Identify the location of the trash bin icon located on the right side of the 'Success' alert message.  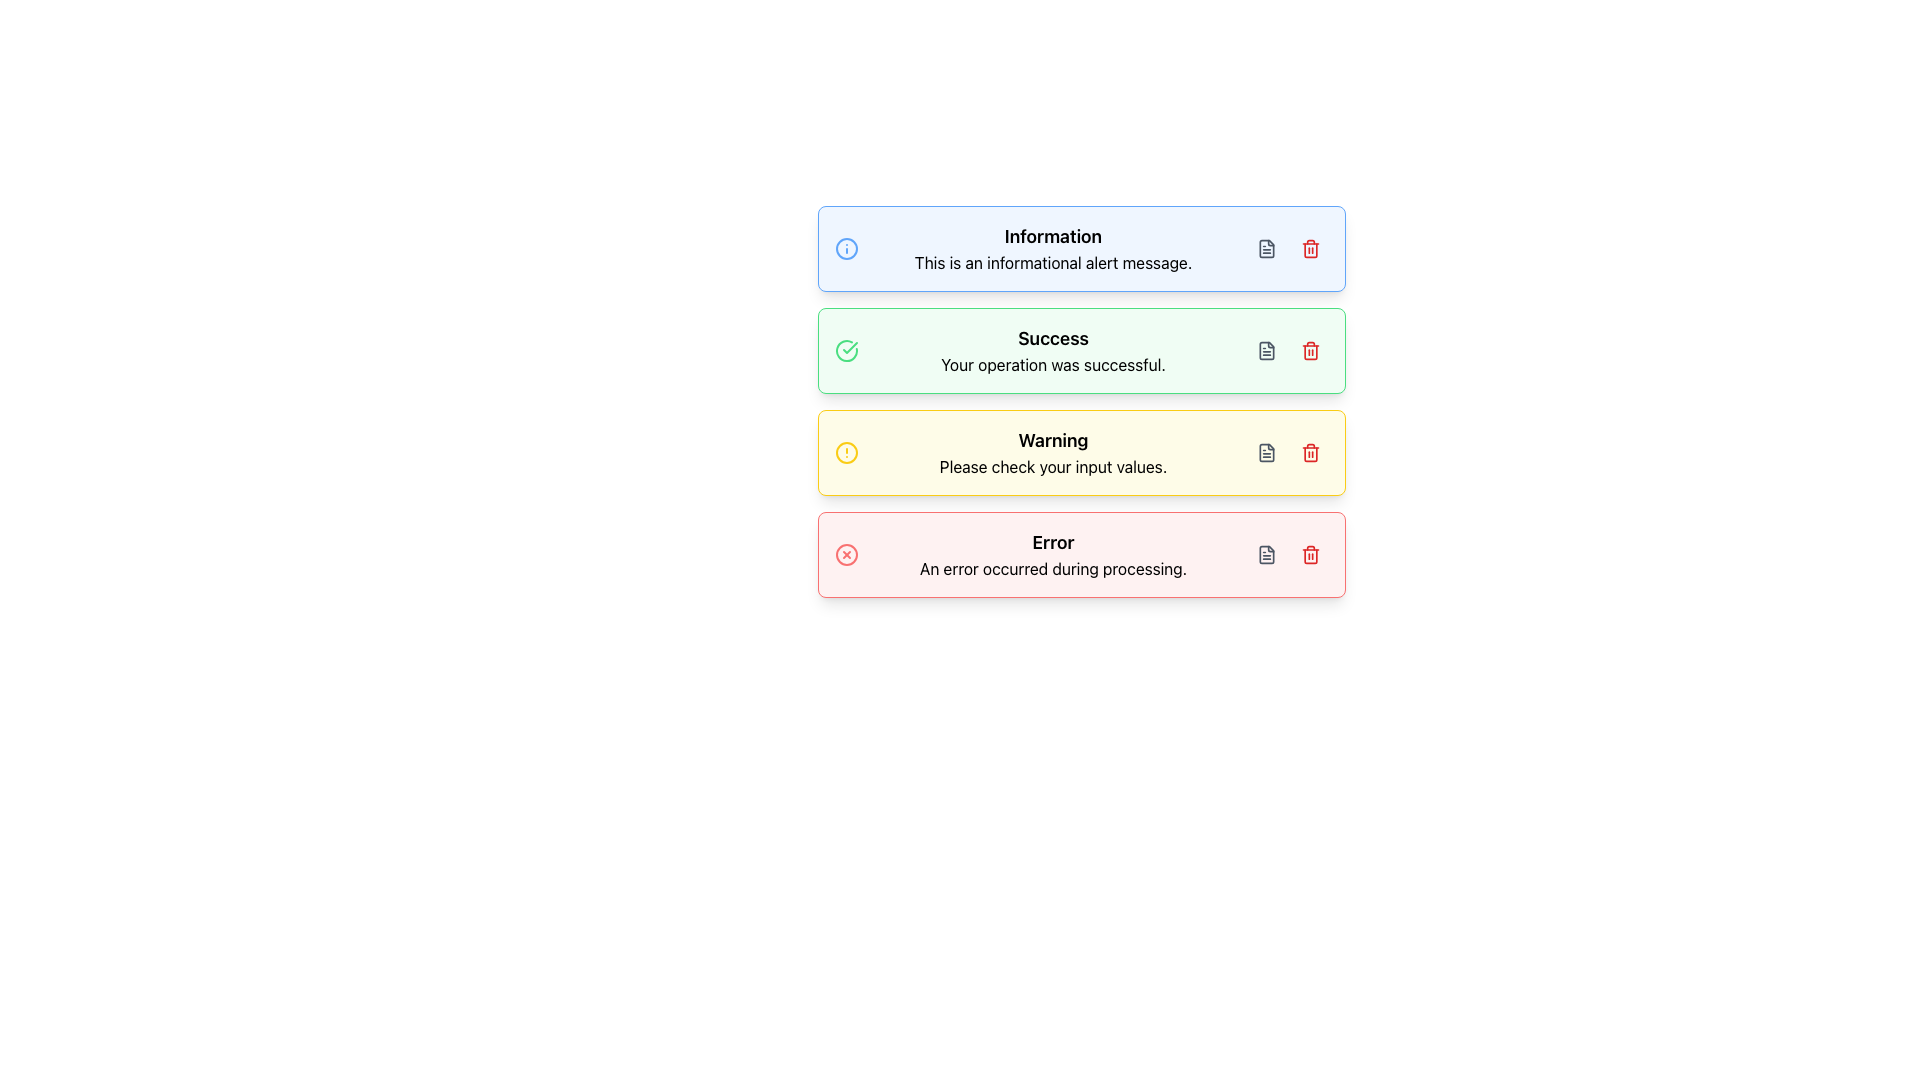
(1310, 350).